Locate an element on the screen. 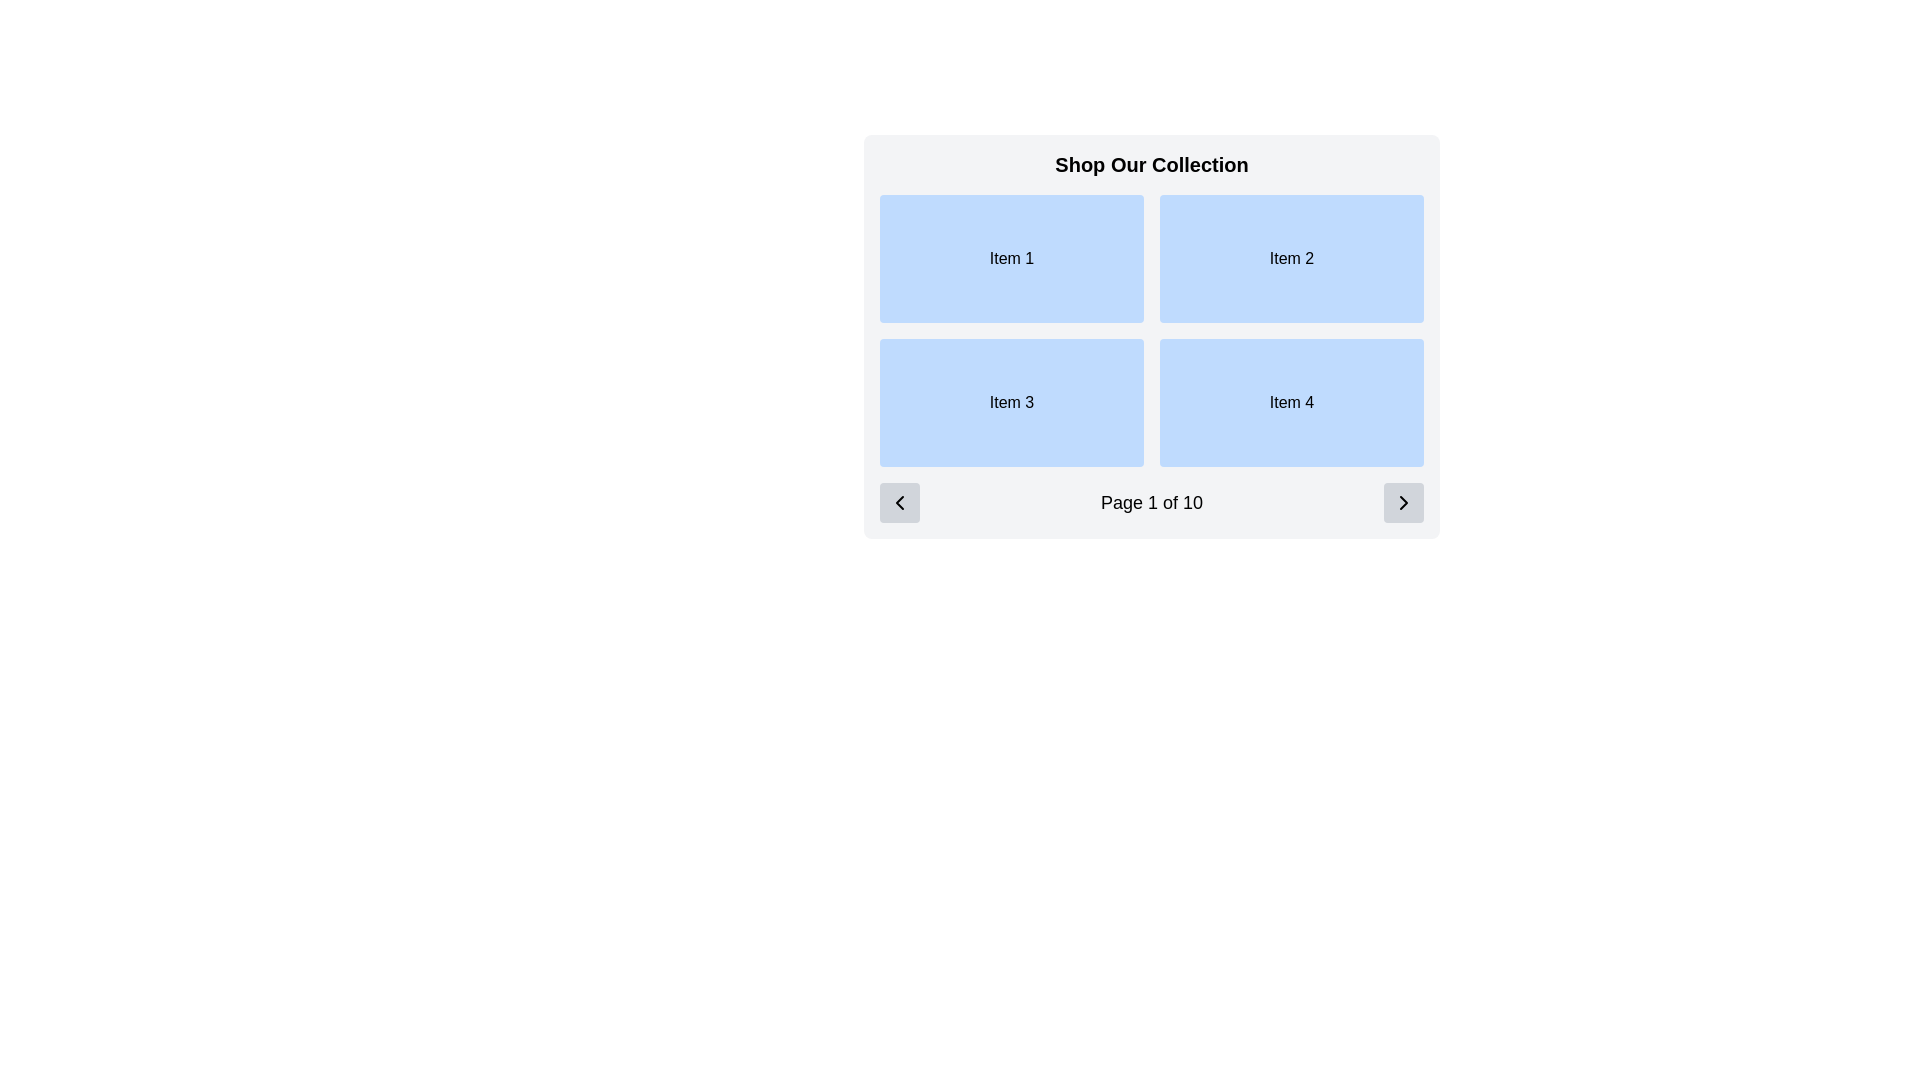  the 'previous page' button located at the bottom-left corner of the pagination interface is located at coordinates (899, 501).